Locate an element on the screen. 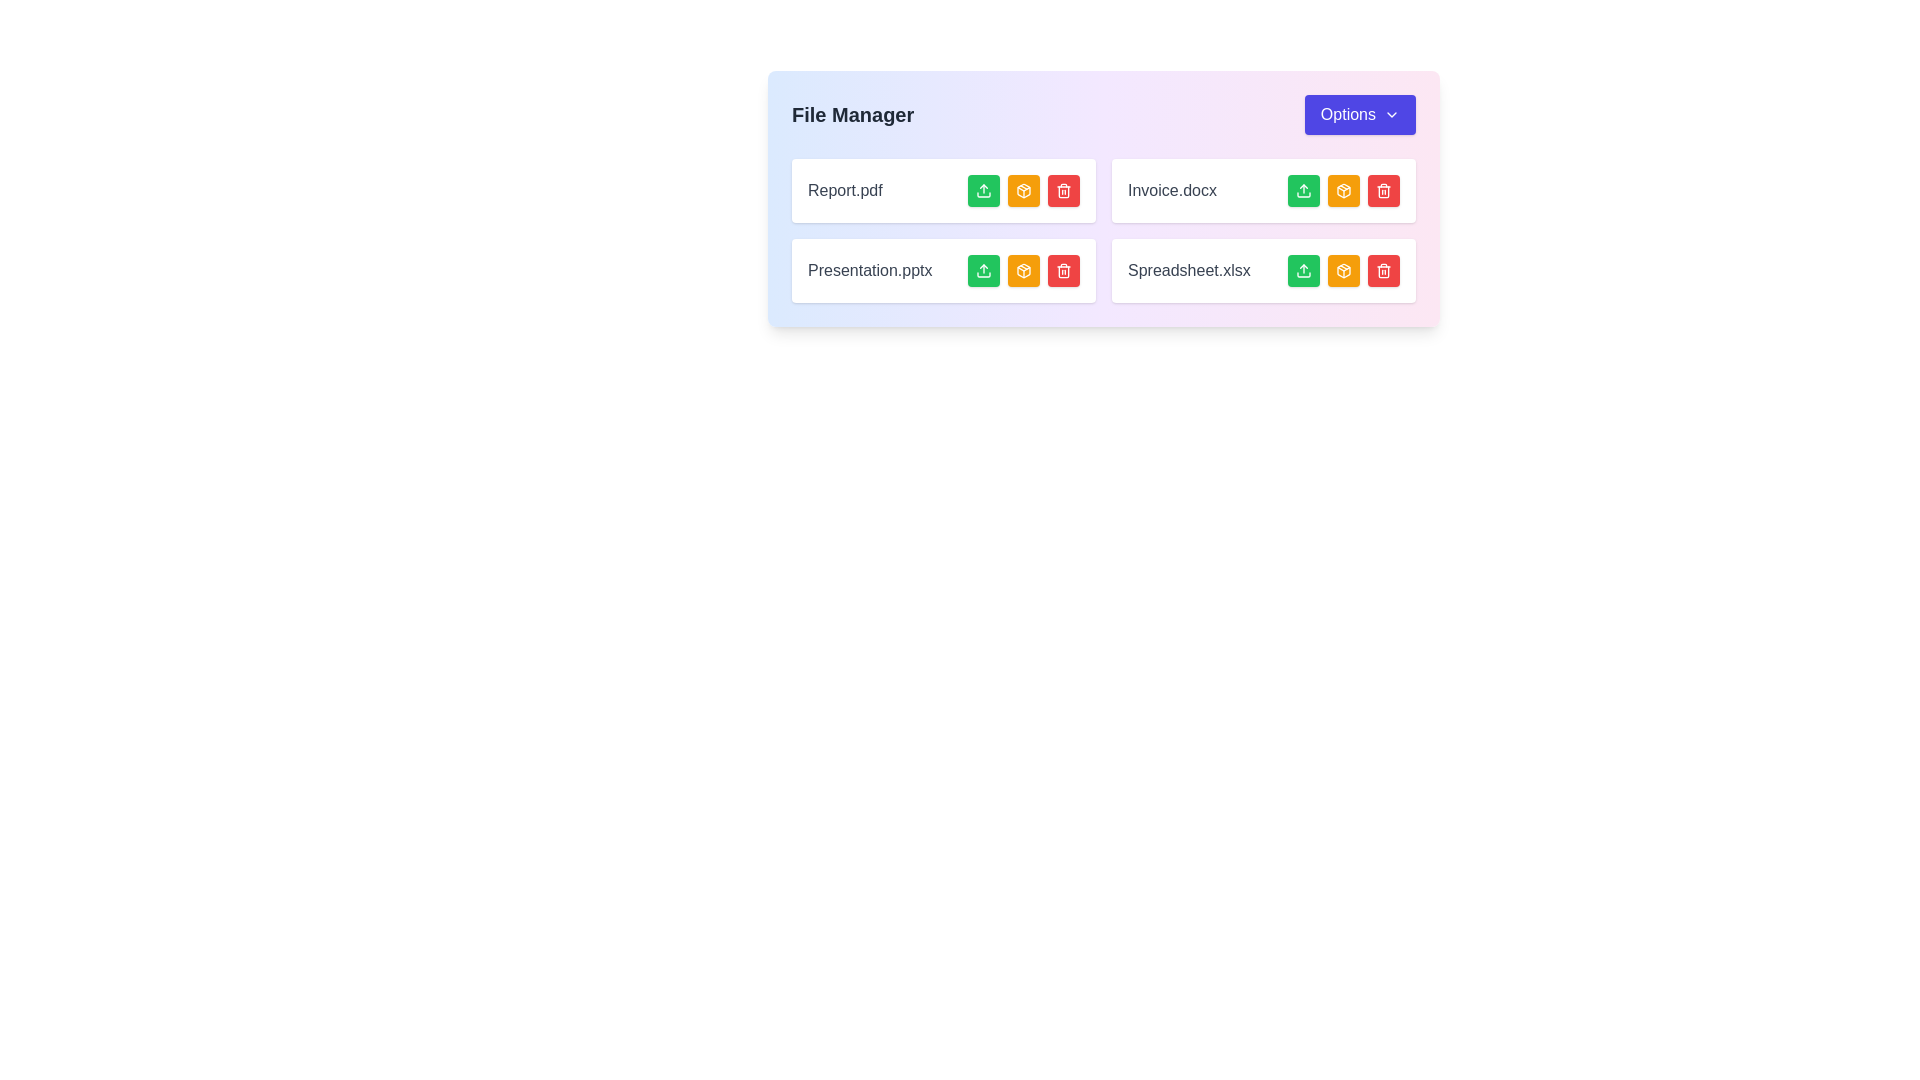  the icon button resembling a package, which is the second button in the row of action buttons for the file 'Invoice.docx' is located at coordinates (1344, 191).